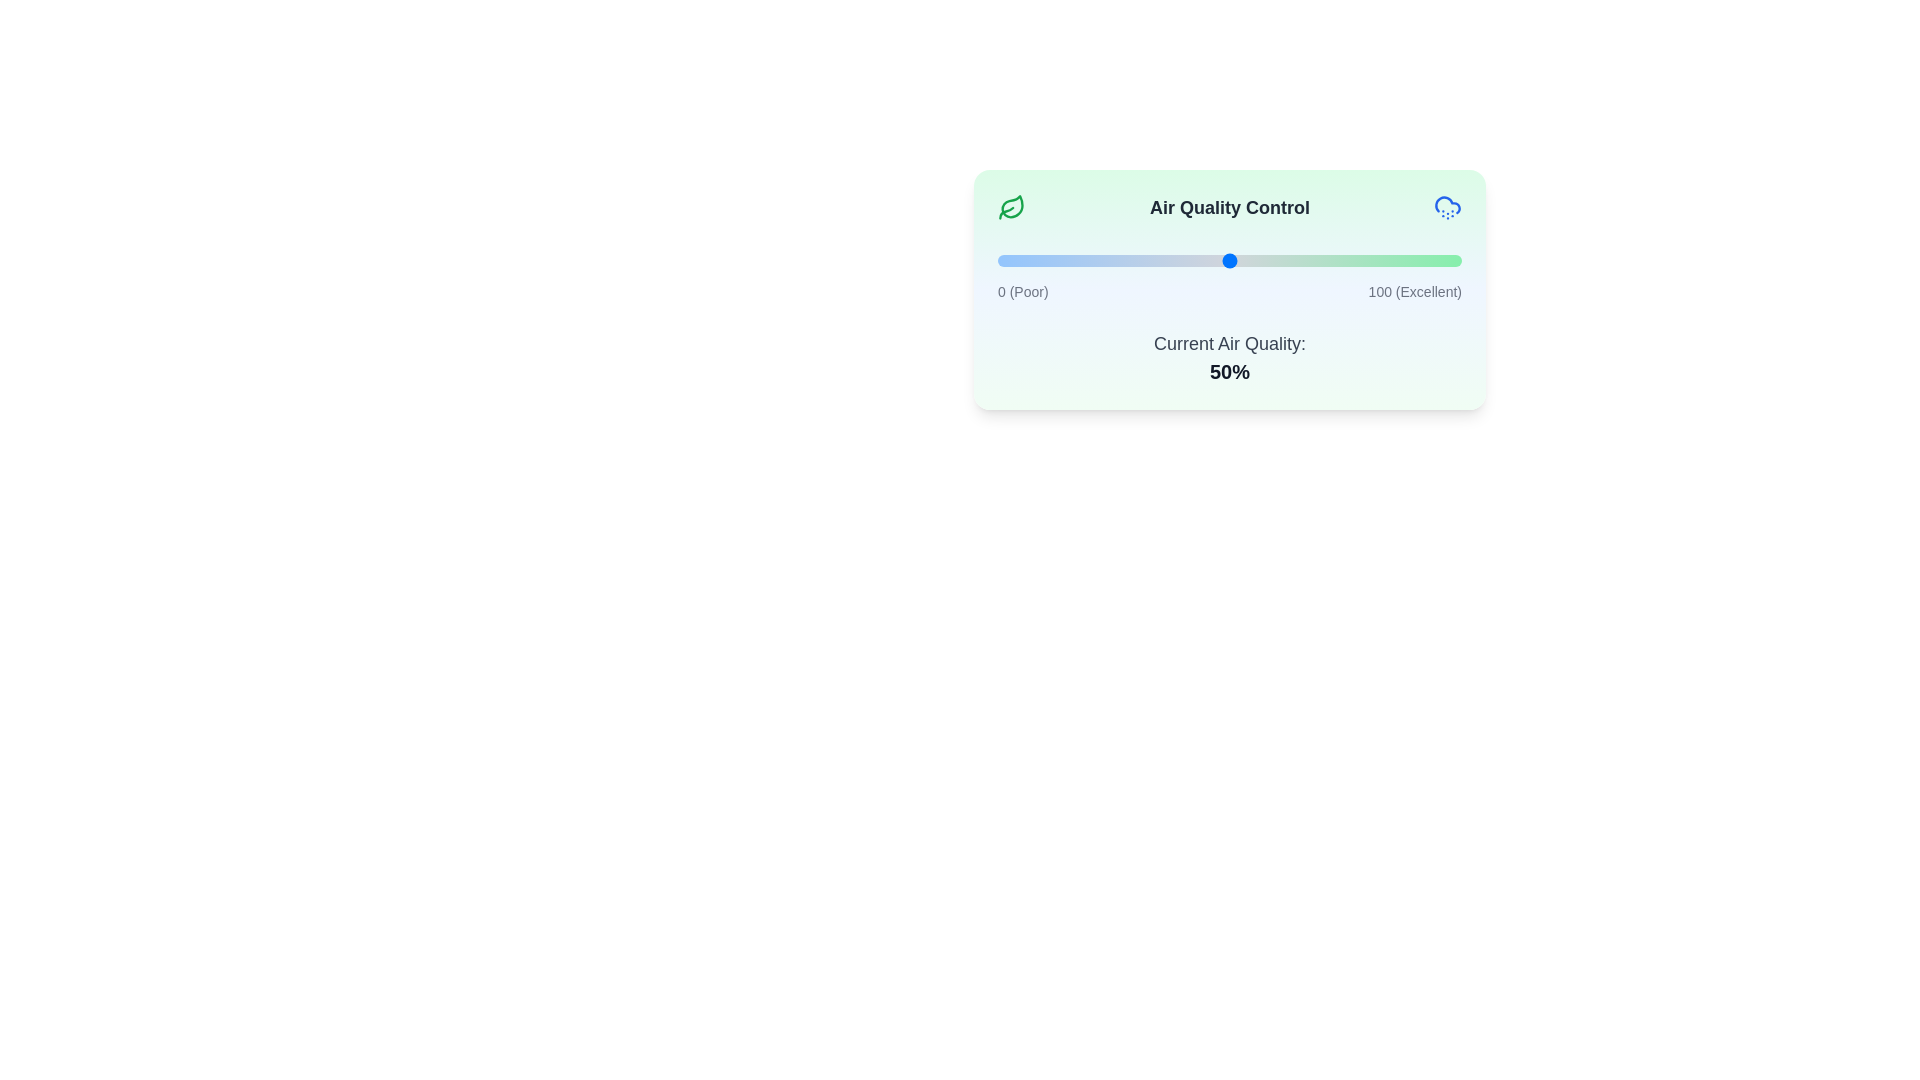  I want to click on the air quality slider to 80%, so click(1368, 260).